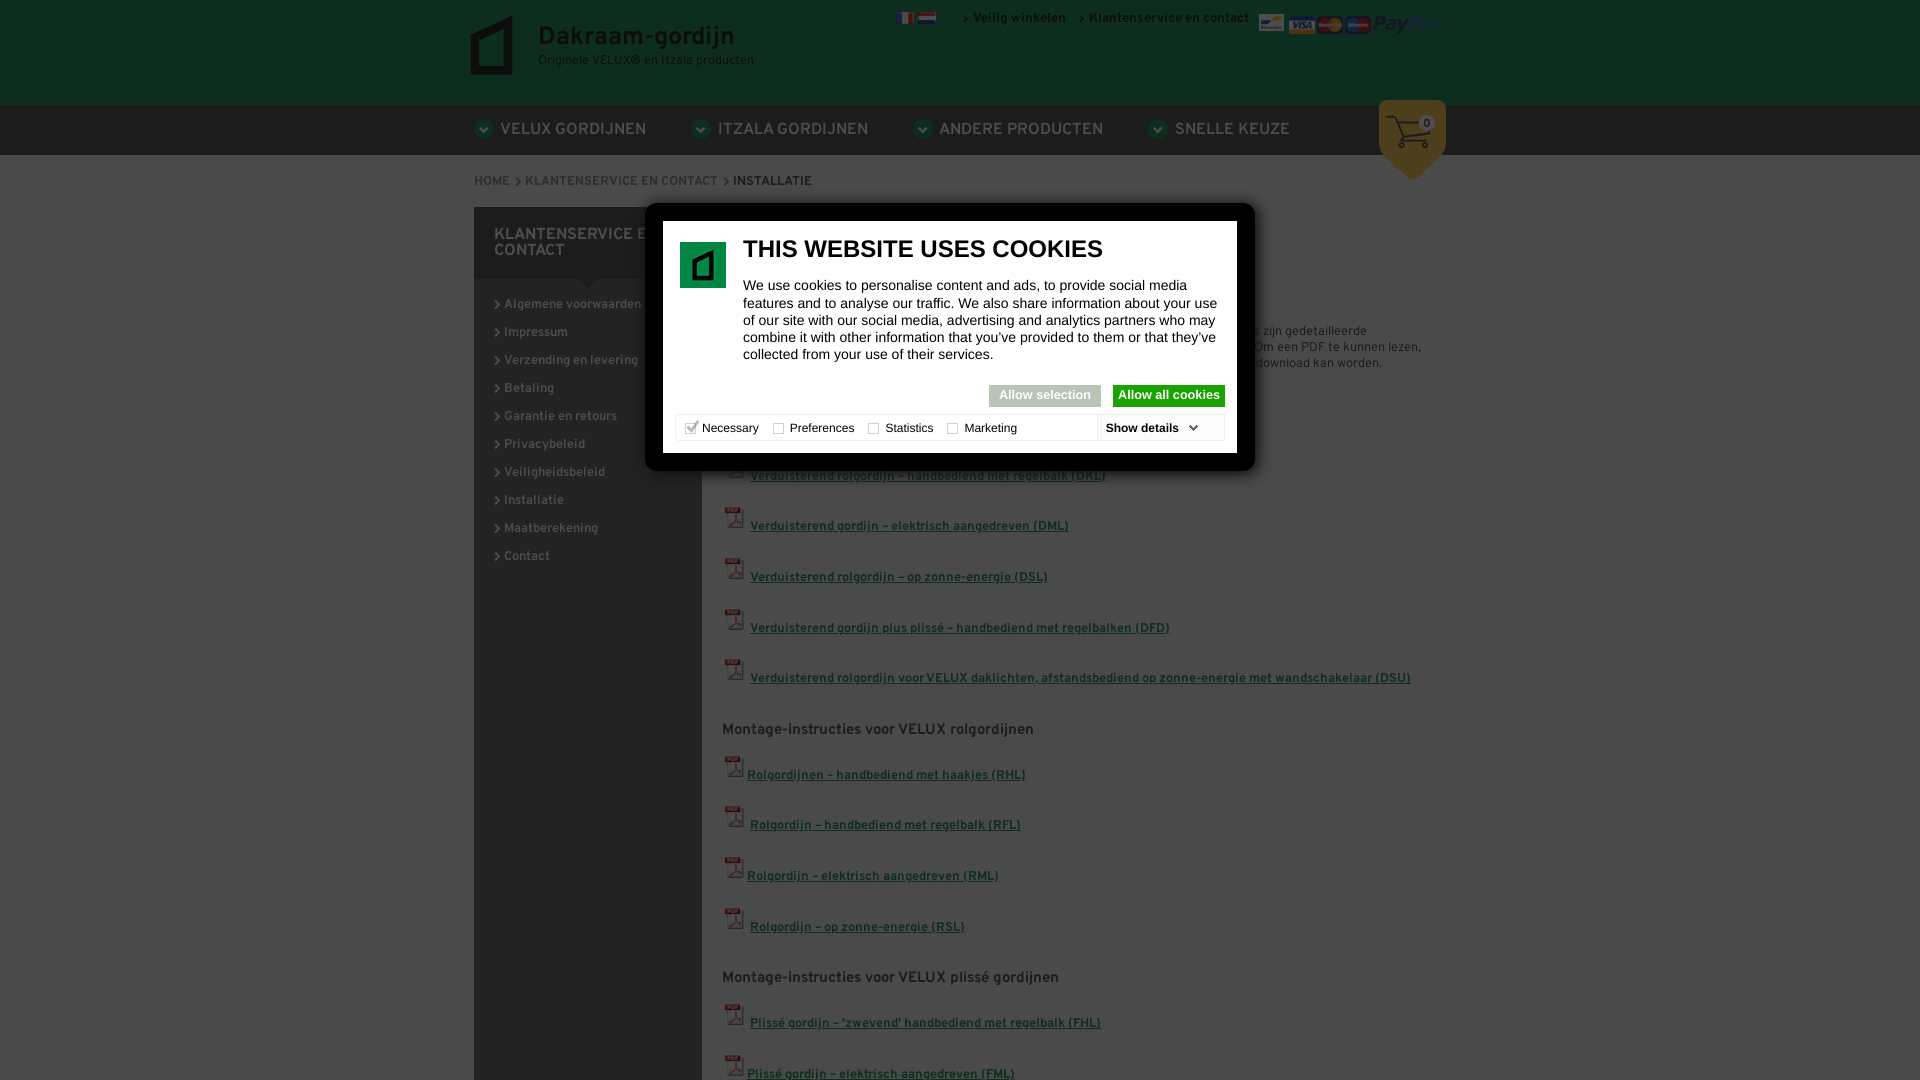  I want to click on 'Allow selection', so click(1044, 396).